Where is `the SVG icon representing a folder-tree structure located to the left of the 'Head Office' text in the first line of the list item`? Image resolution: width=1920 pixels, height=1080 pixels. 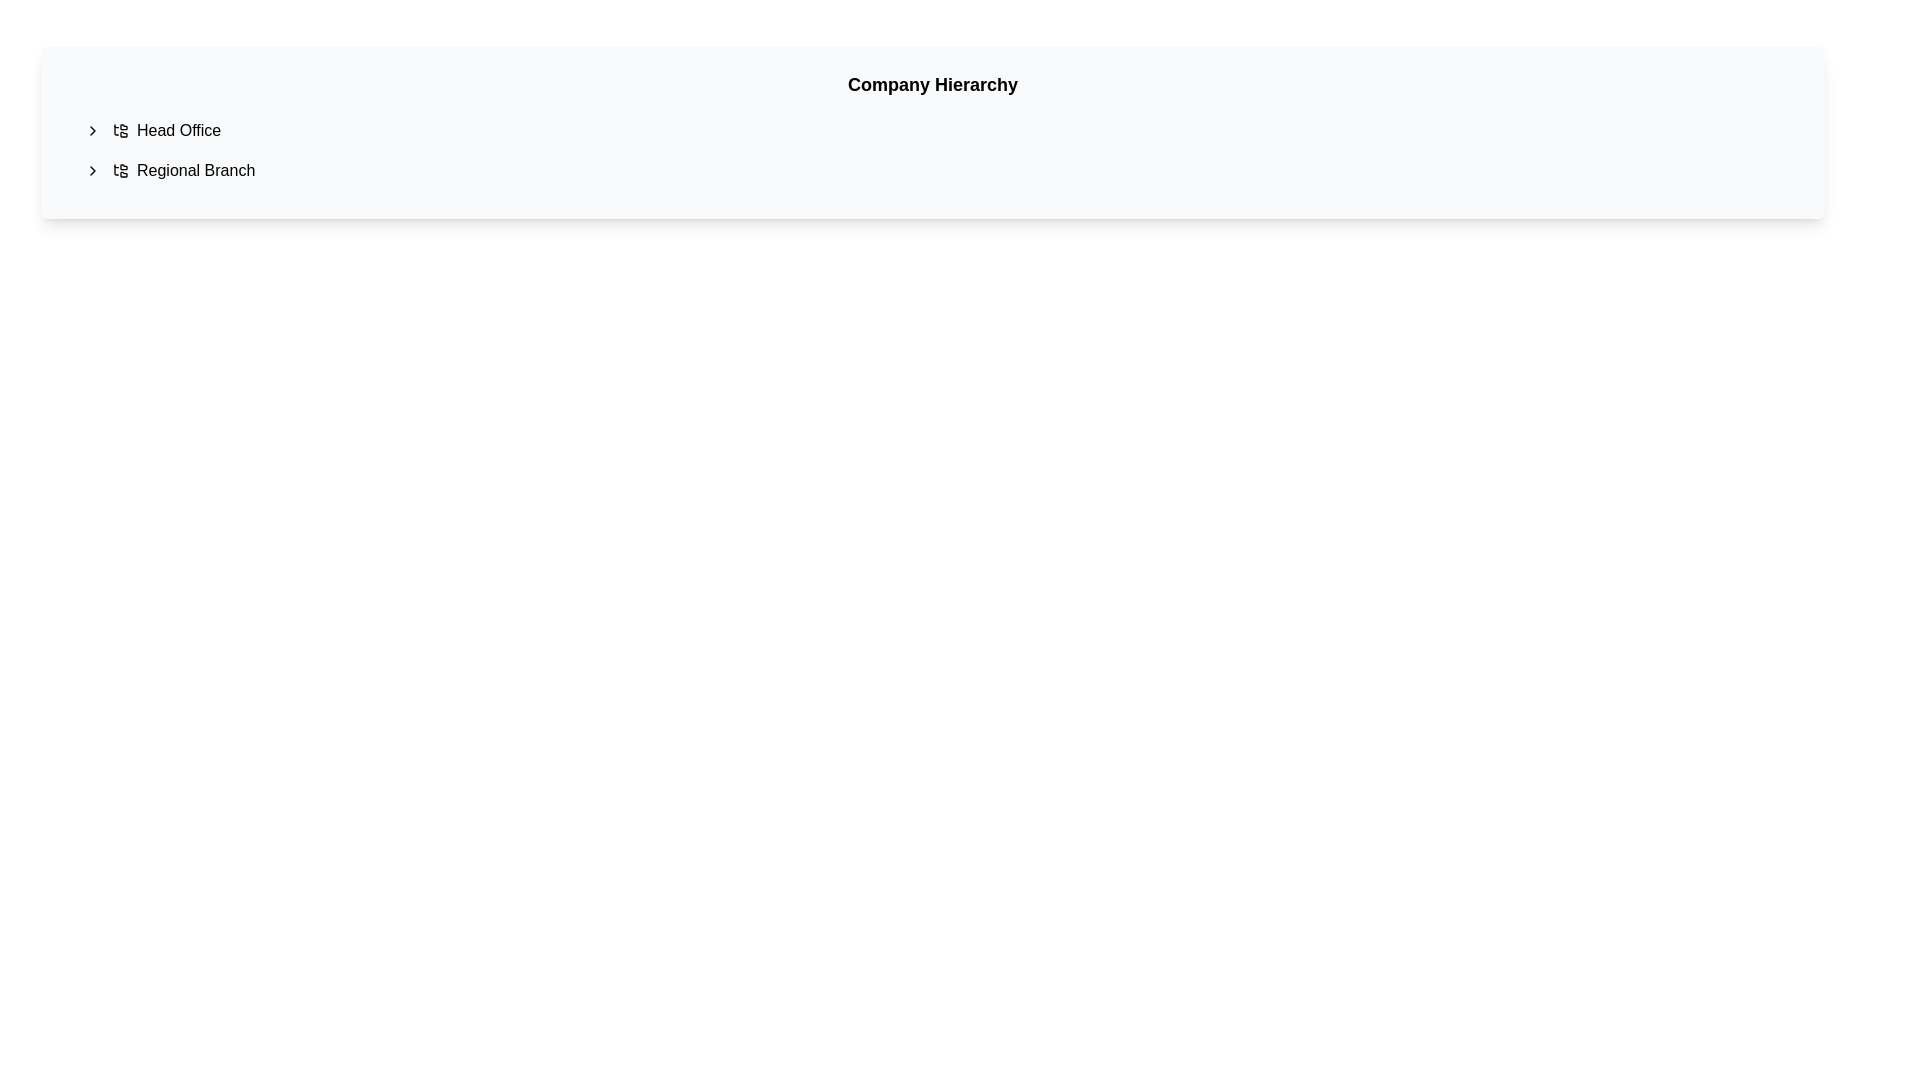 the SVG icon representing a folder-tree structure located to the left of the 'Head Office' text in the first line of the list item is located at coordinates (119, 131).